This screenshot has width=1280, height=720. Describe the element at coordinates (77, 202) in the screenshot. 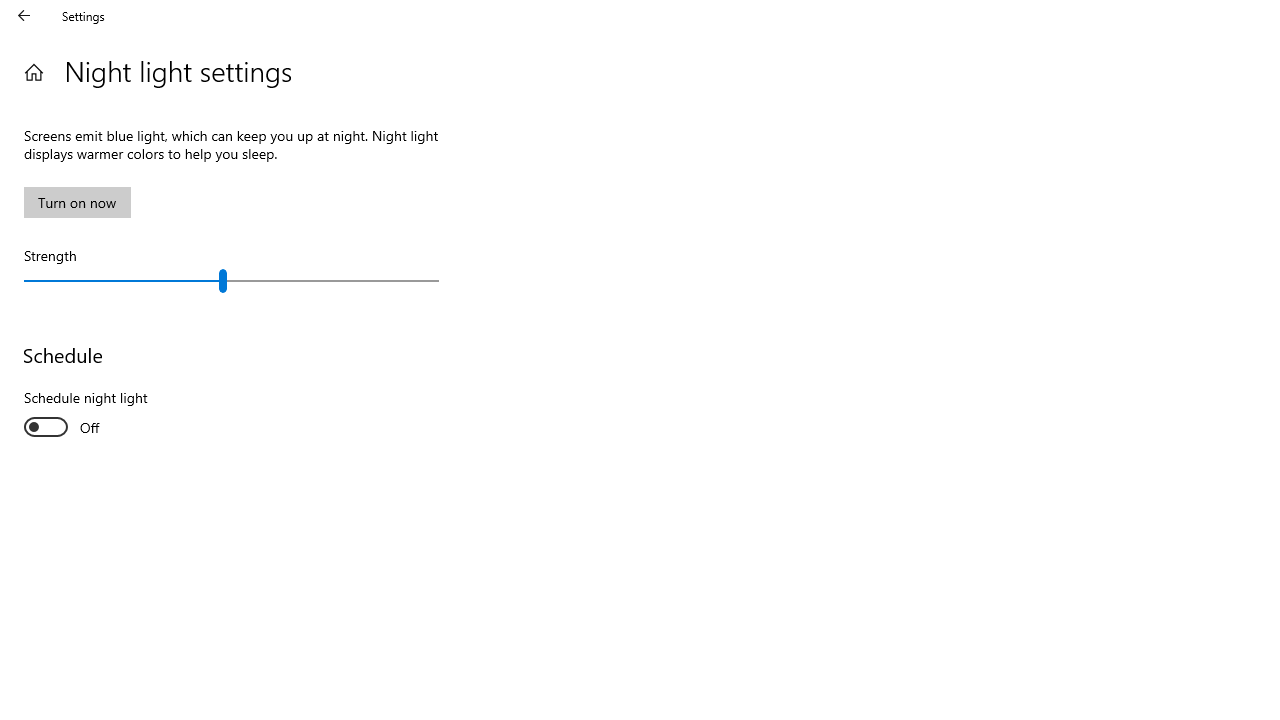

I see `'Turn on now'` at that location.